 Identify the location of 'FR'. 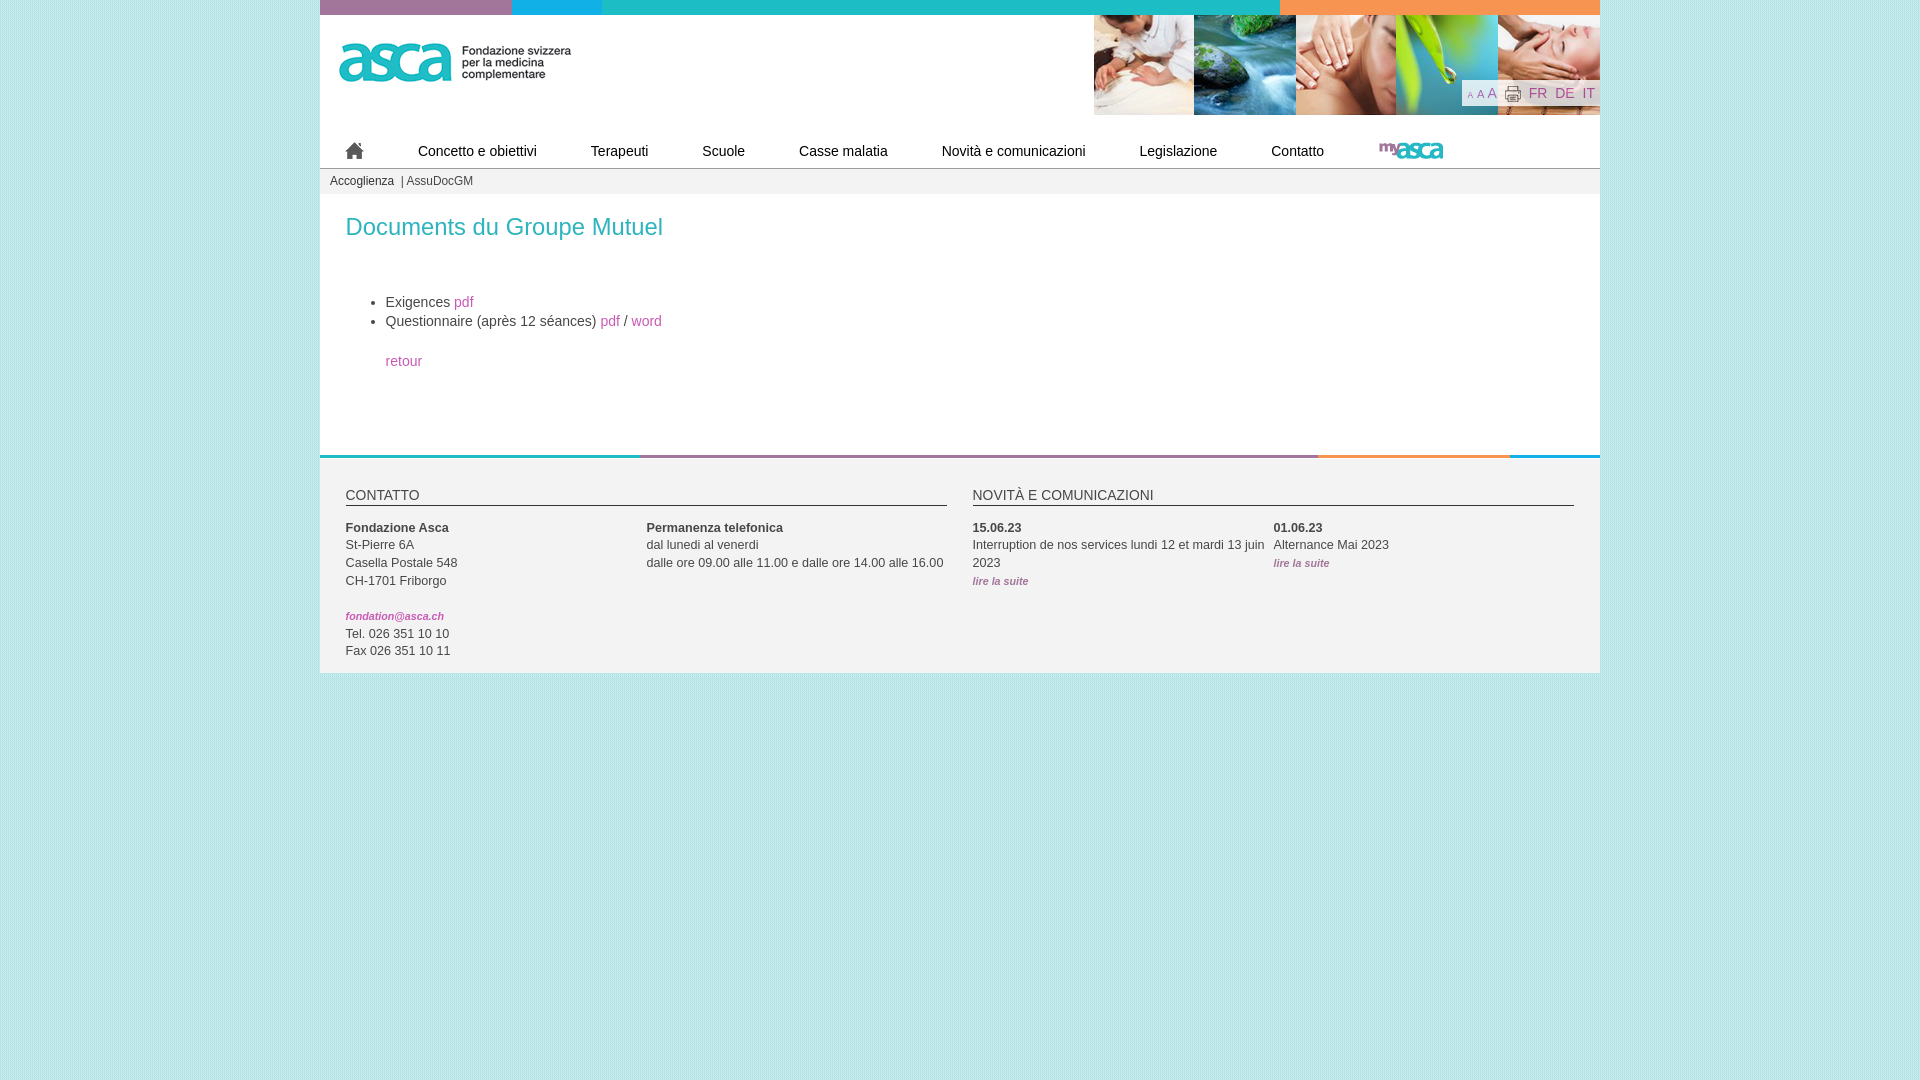
(1528, 92).